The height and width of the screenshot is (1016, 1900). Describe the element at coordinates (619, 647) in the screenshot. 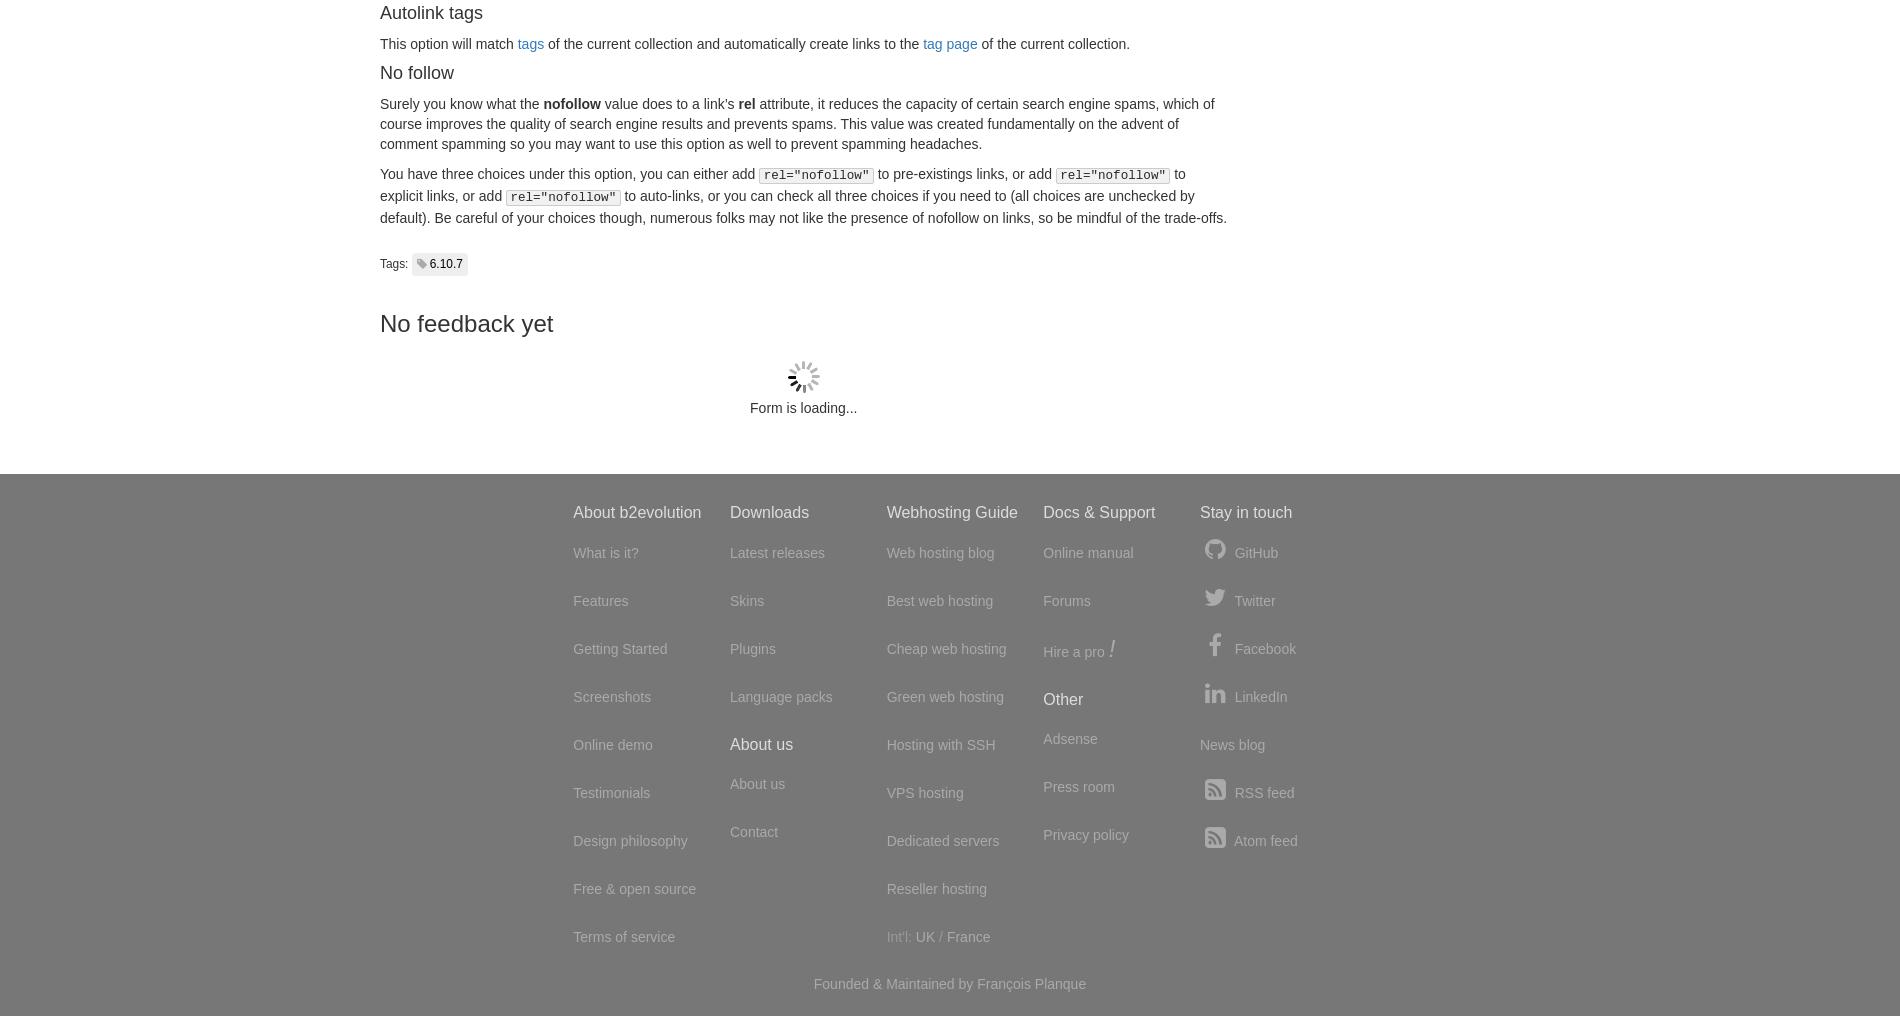

I see `'Getting Started'` at that location.